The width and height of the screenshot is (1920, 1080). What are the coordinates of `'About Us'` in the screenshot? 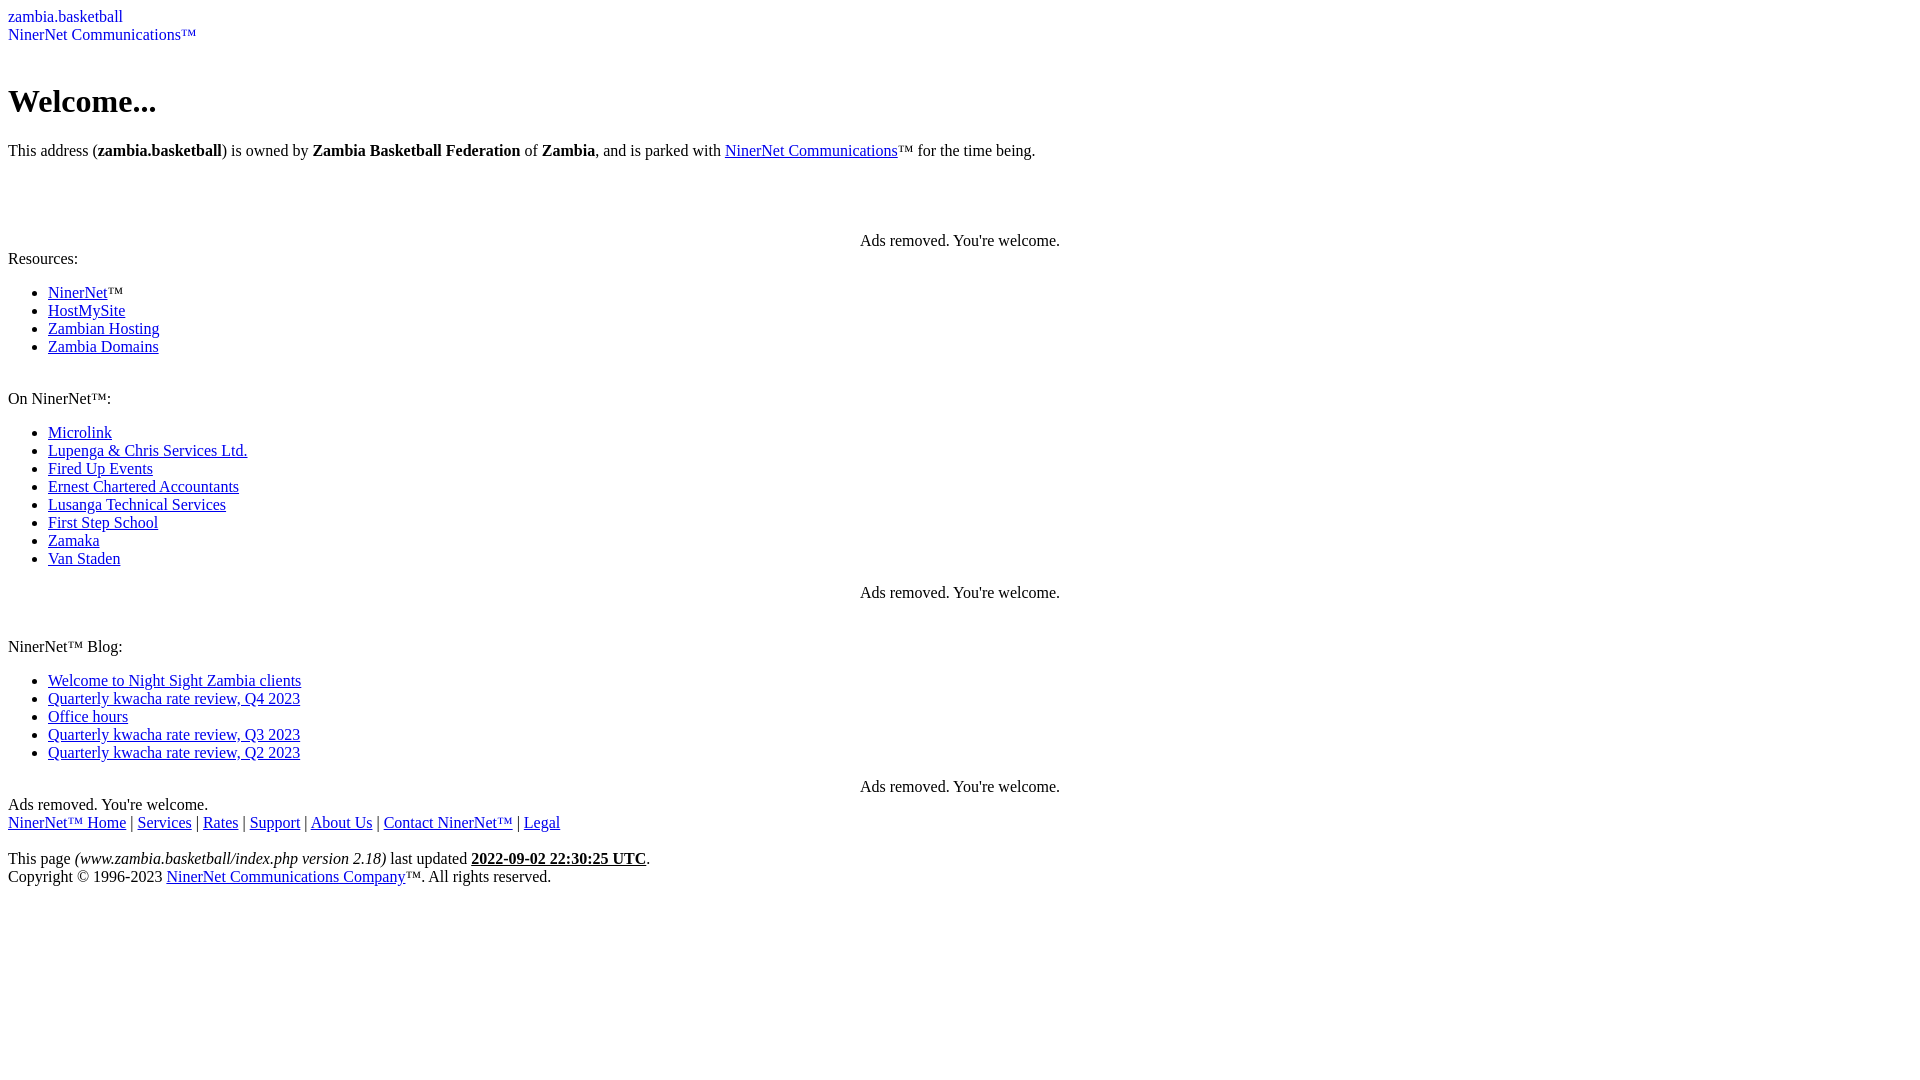 It's located at (341, 822).